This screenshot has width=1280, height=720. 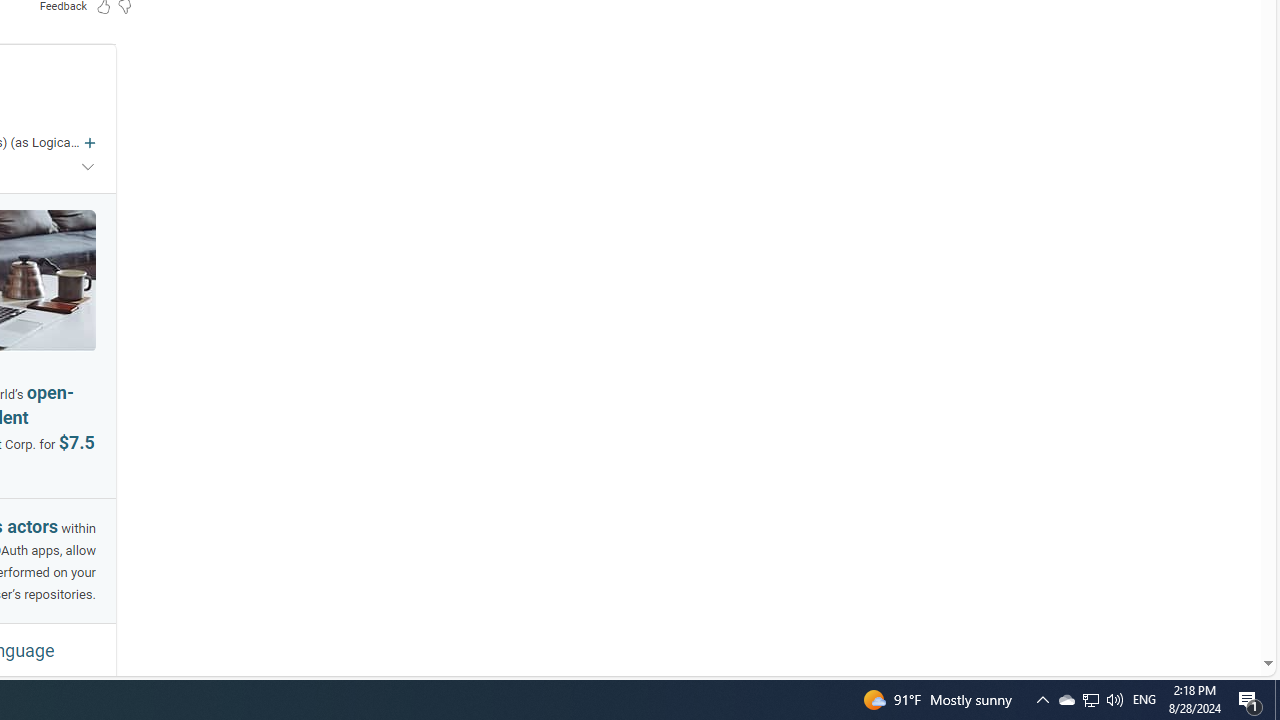 I want to click on 'AutomationID: mfa_root', so click(x=1192, y=602).